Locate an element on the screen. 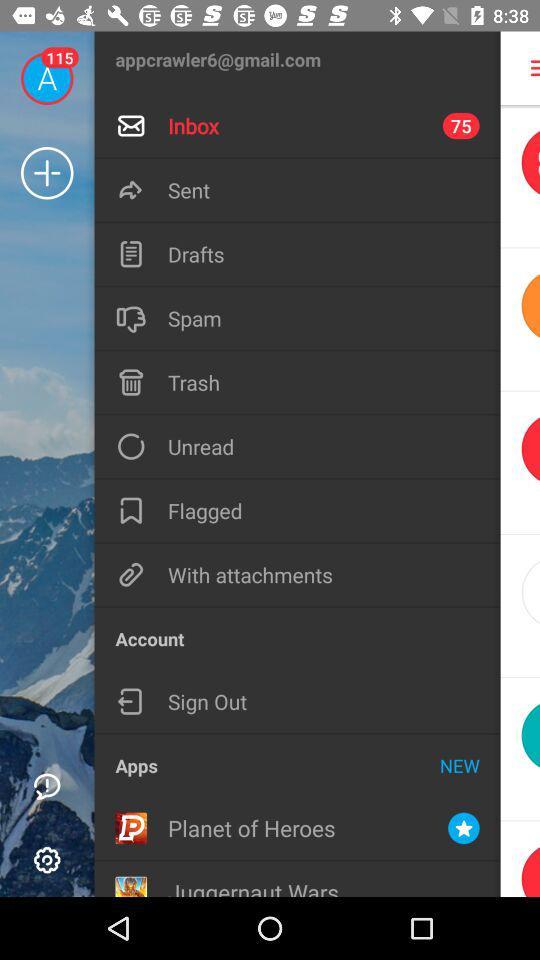  the arrow_backward icon is located at coordinates (520, 319).